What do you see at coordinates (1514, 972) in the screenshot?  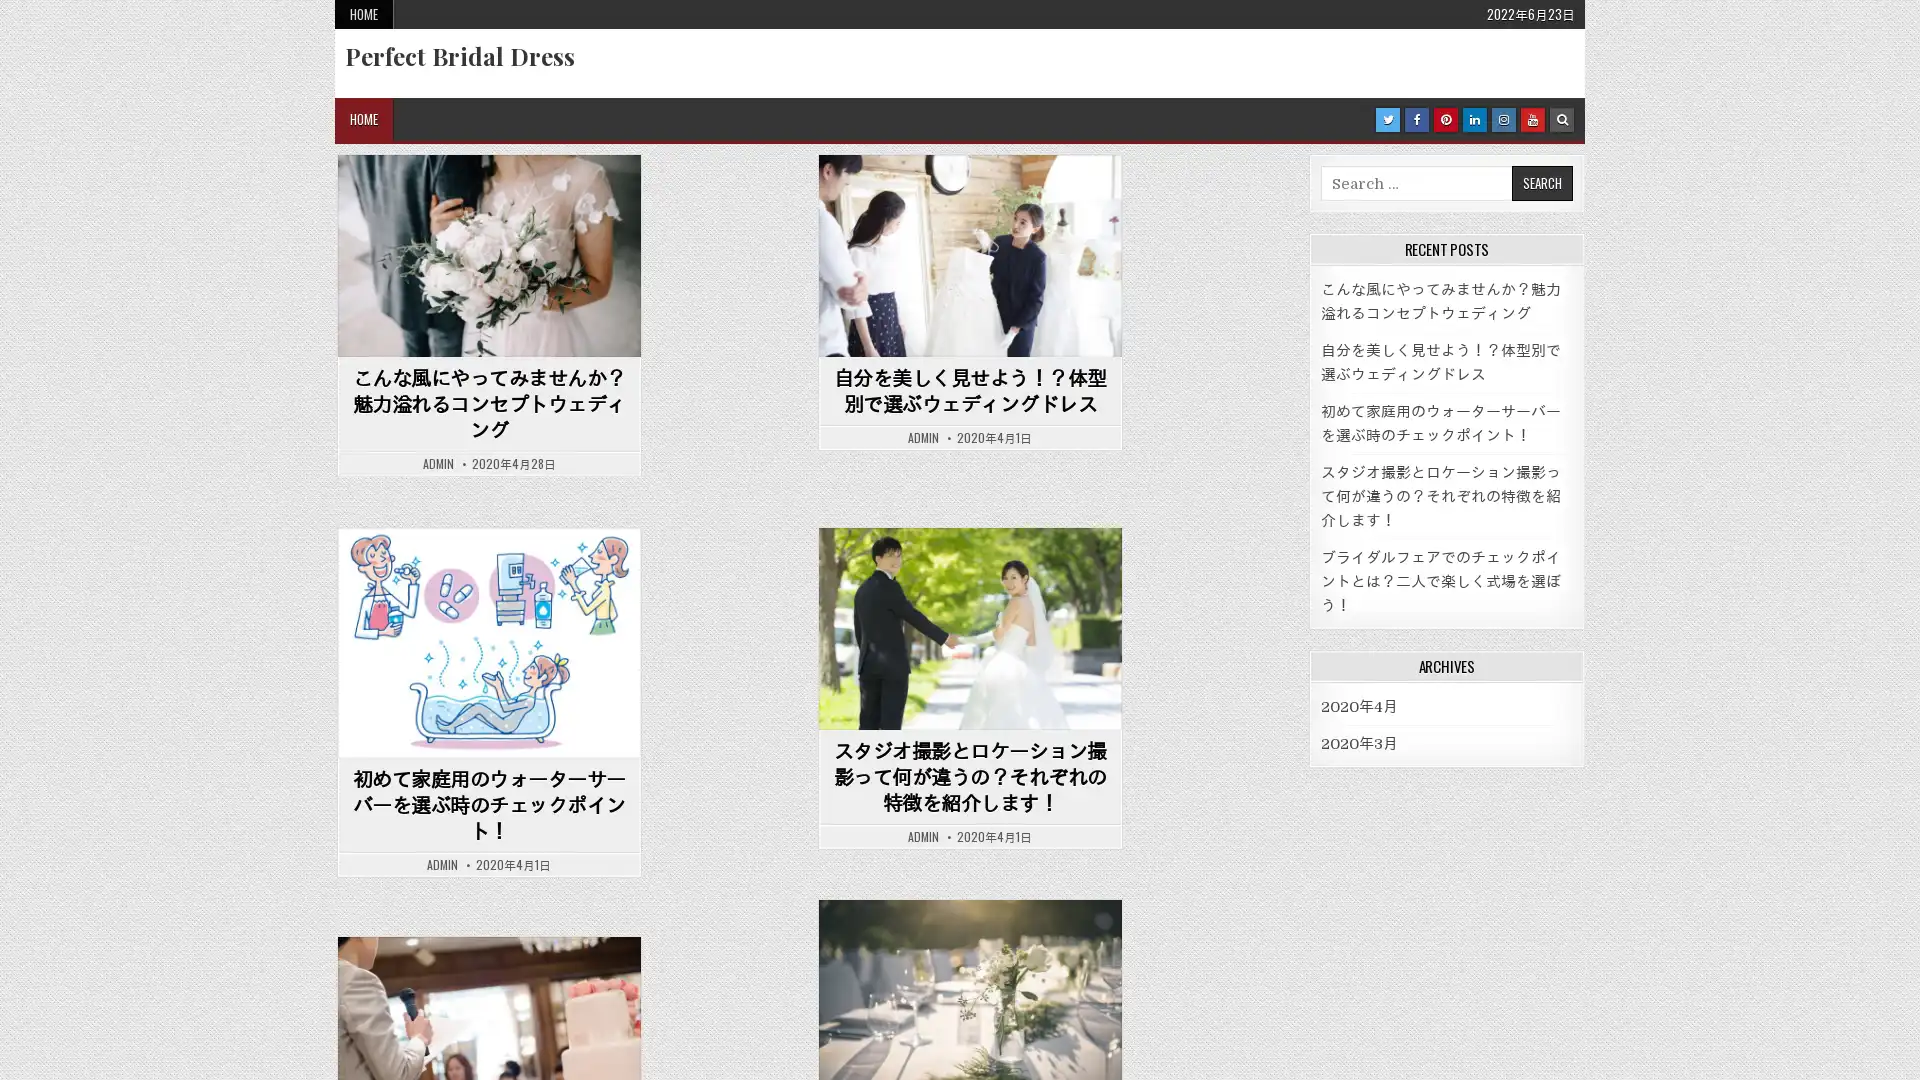 I see `Search` at bounding box center [1514, 972].